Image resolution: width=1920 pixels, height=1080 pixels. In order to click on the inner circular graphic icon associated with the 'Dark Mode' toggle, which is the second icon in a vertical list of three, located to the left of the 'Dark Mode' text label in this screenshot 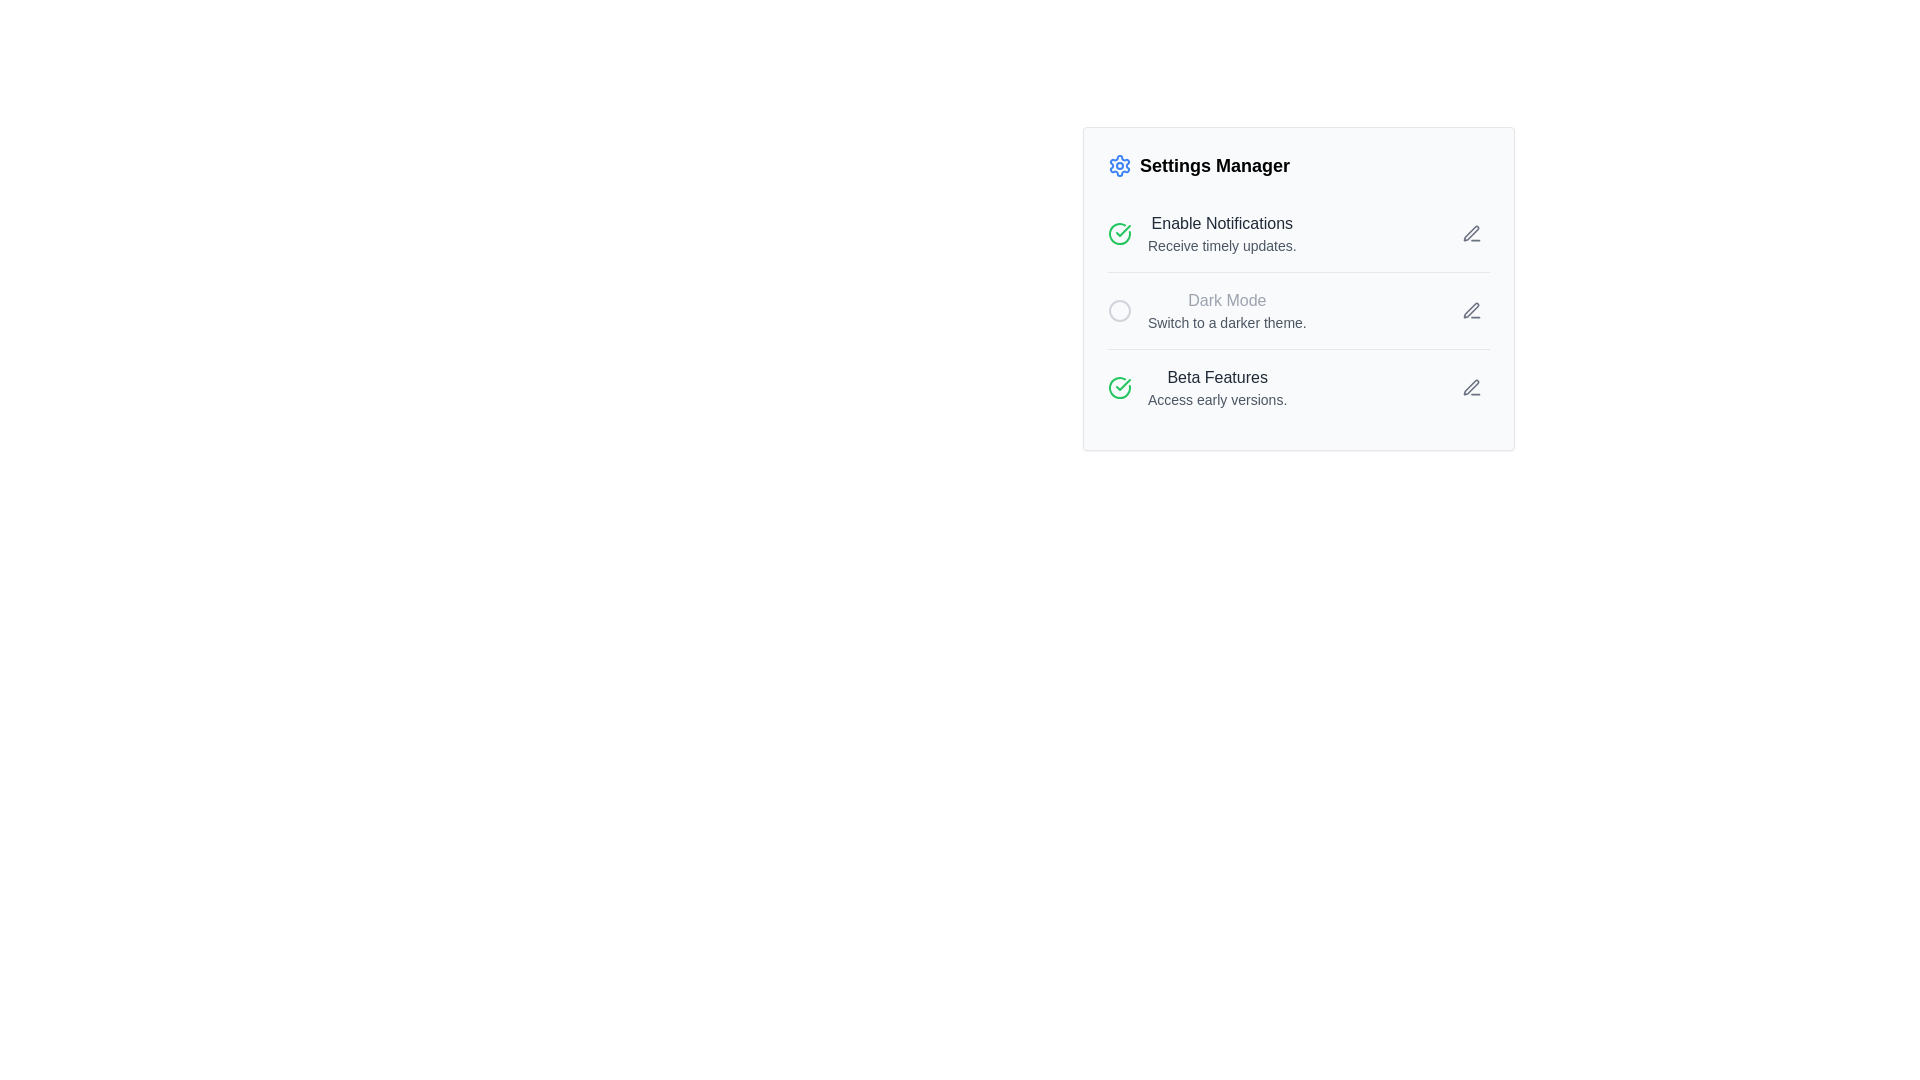, I will do `click(1118, 311)`.